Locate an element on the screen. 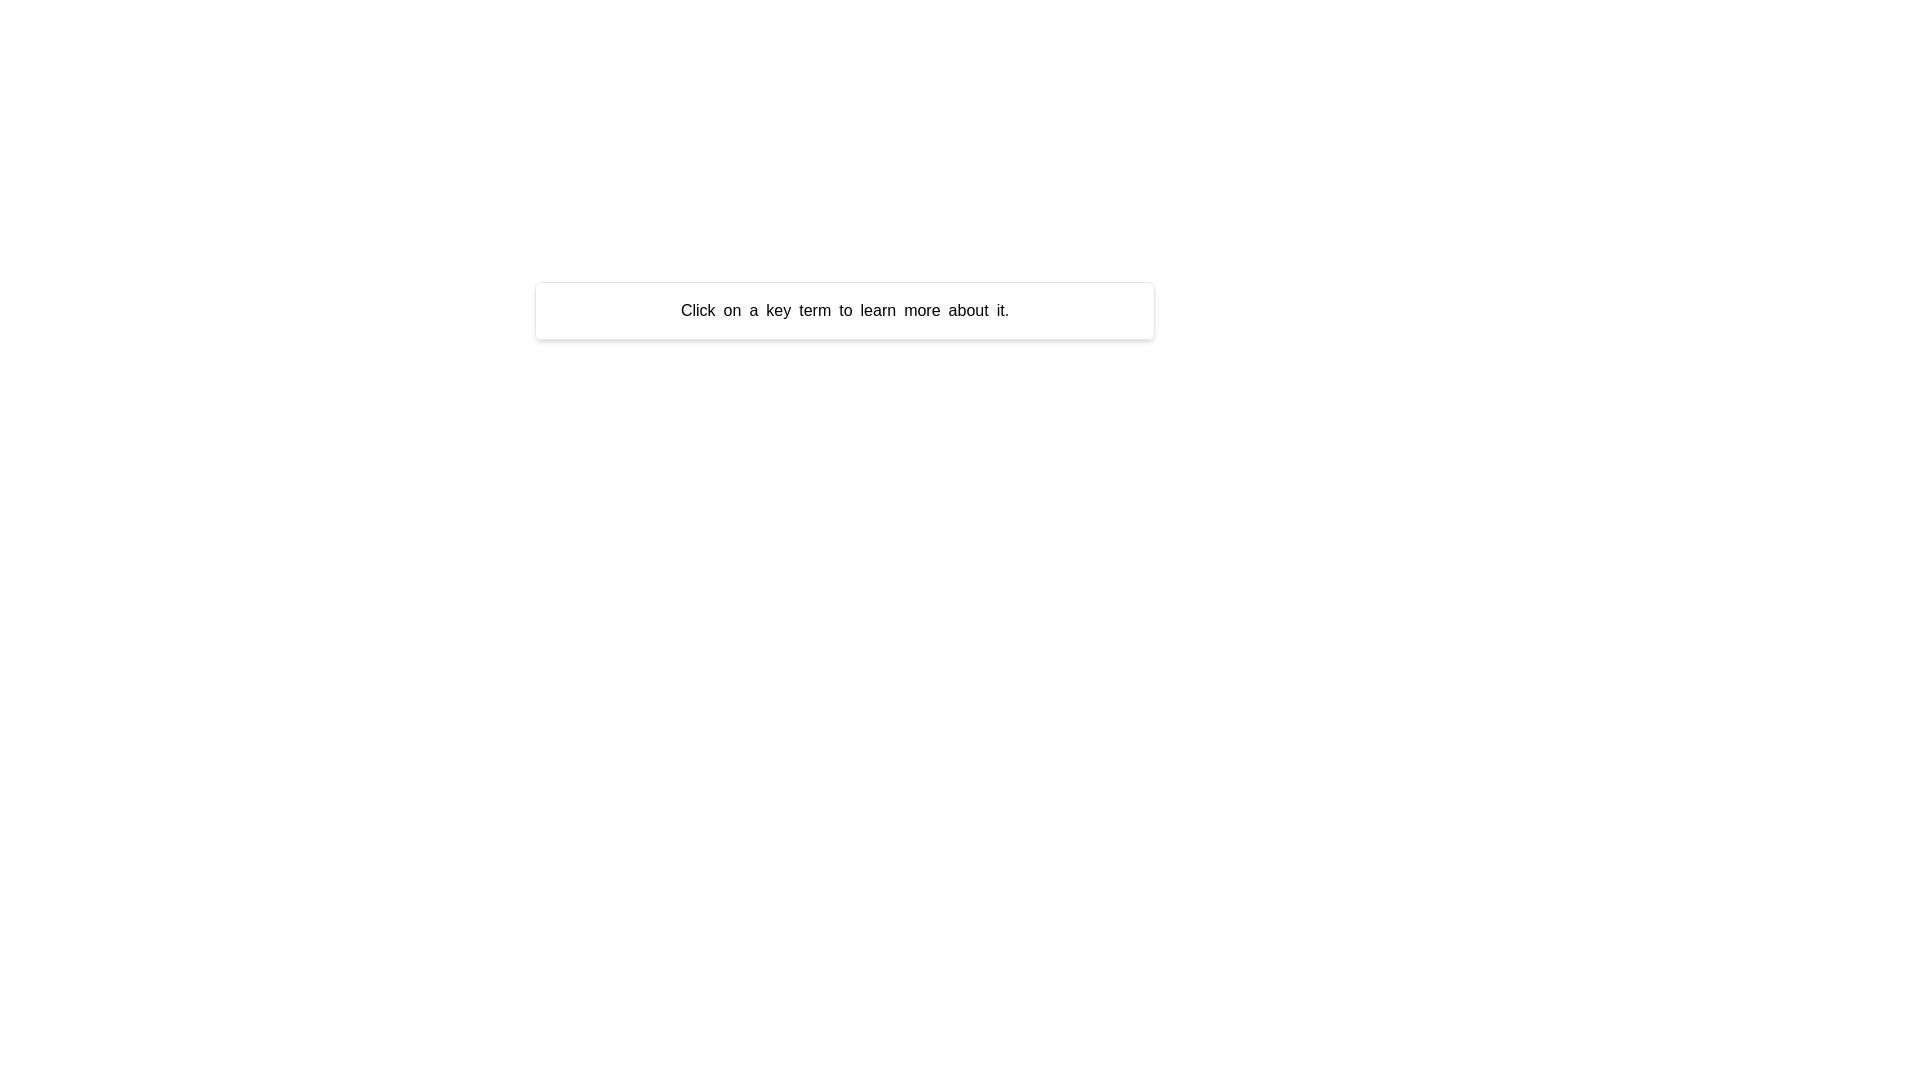 This screenshot has height=1080, width=1920. the static text element labeled 'about' which has a hover effect that changes its background to yellow, positioned as the ninth word in the sentence 'Click on a key term to learn more about it.' is located at coordinates (968, 310).